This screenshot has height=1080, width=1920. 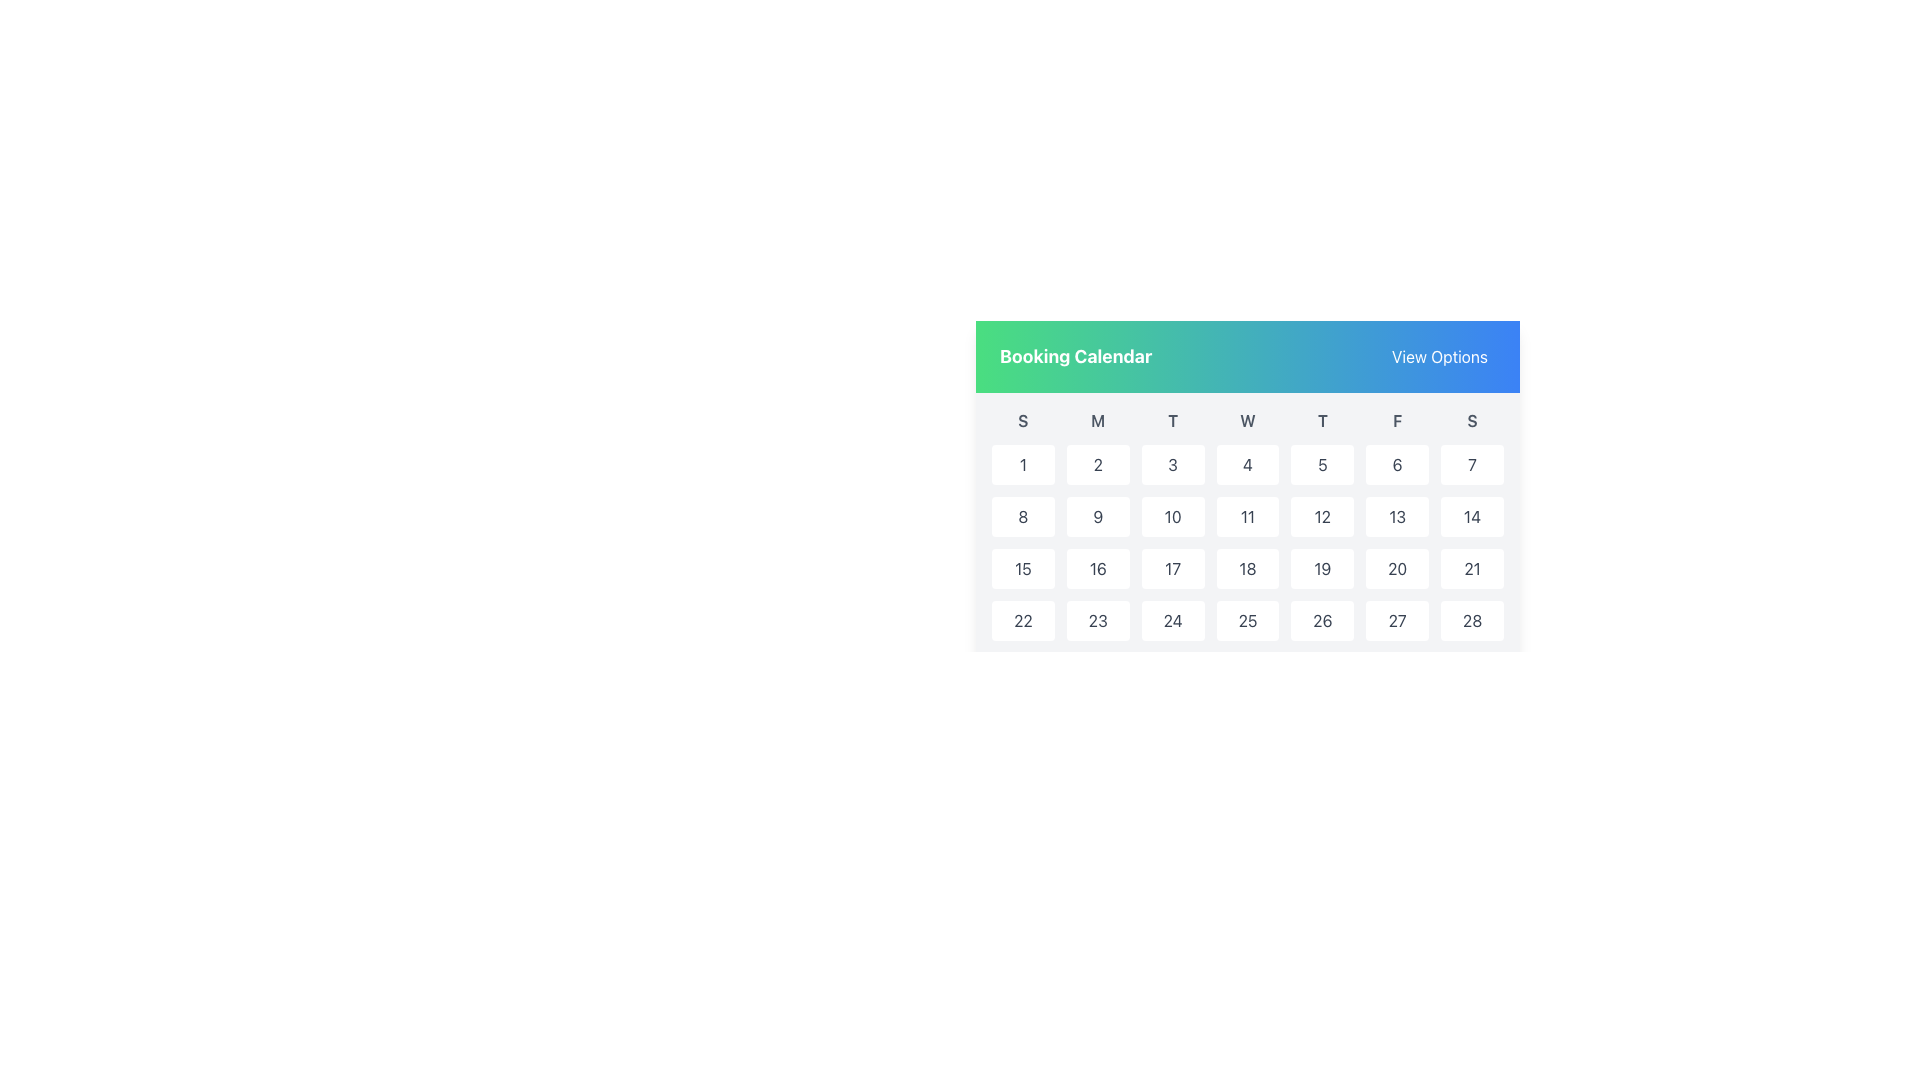 What do you see at coordinates (1023, 419) in the screenshot?
I see `the bold gray character 'S' located in the first column of the top row of the calendar grid` at bounding box center [1023, 419].